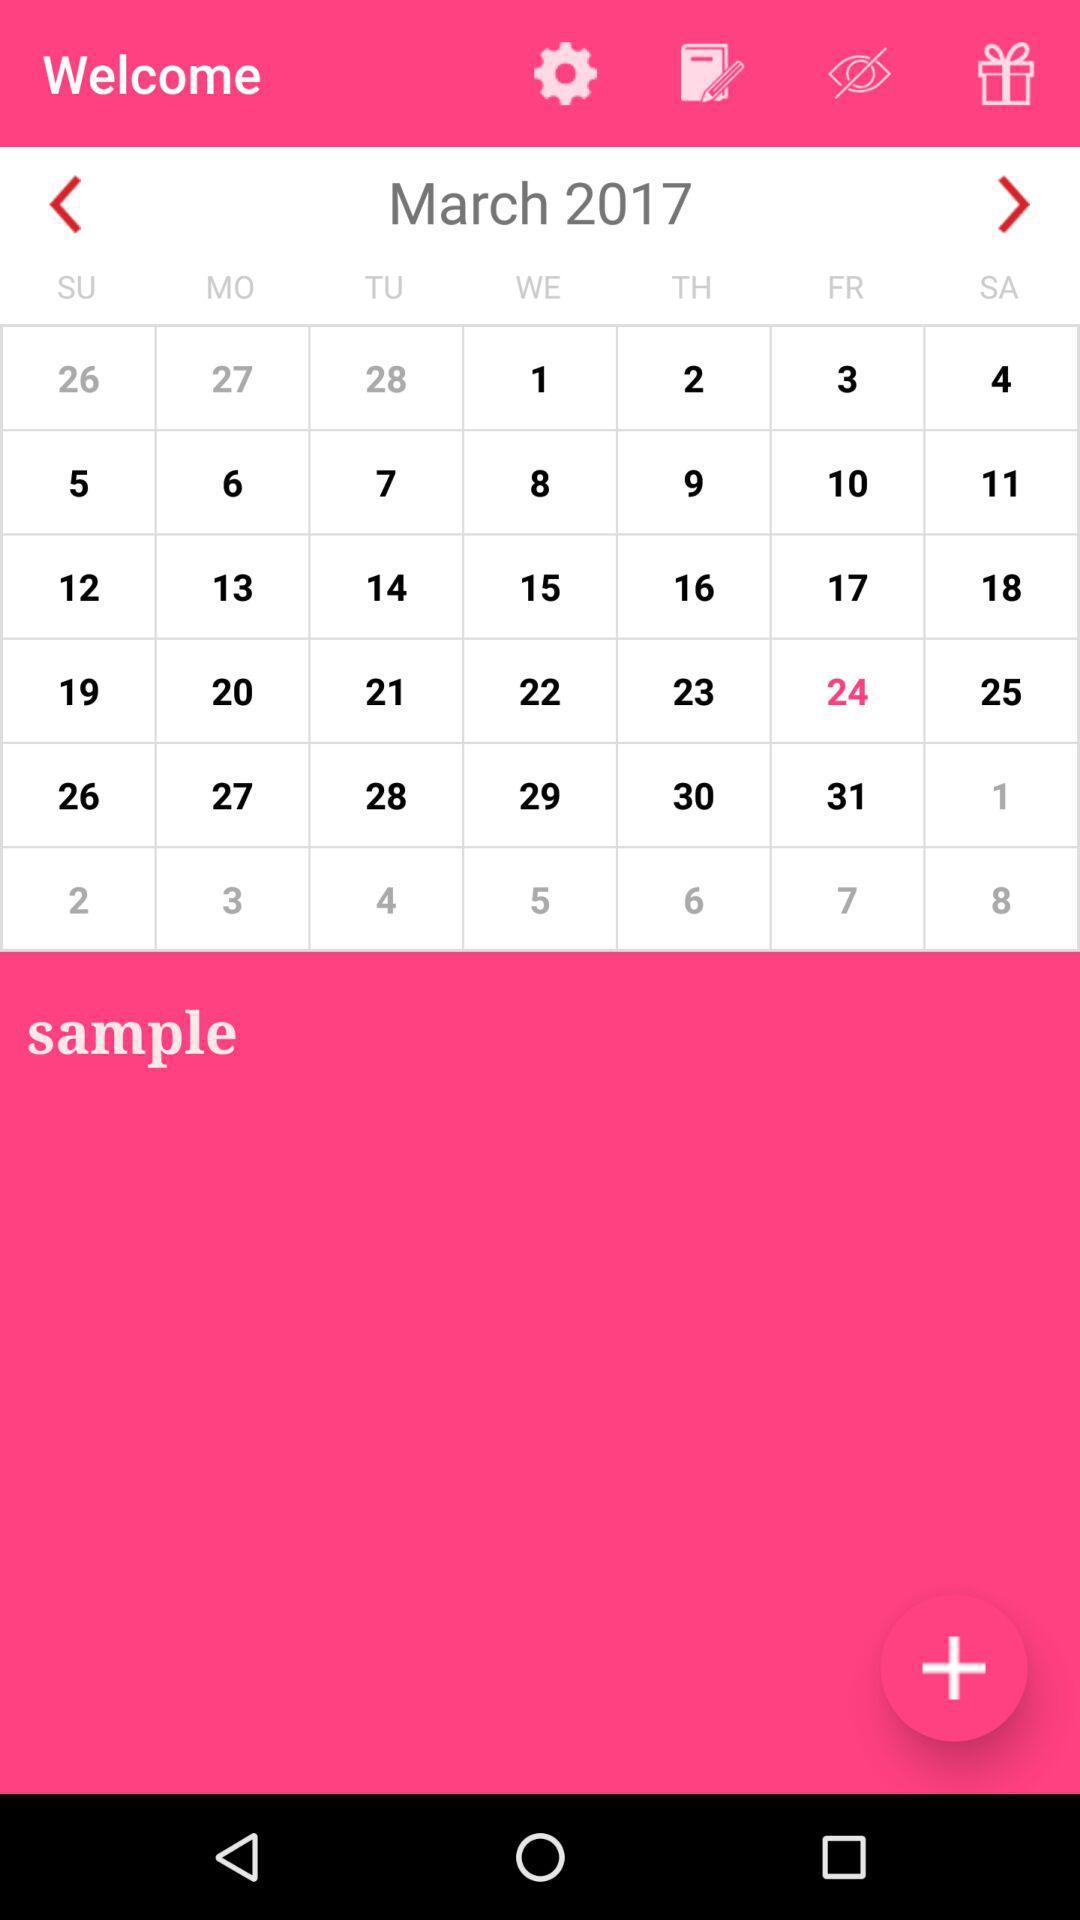  What do you see at coordinates (711, 73) in the screenshot?
I see `to calendar` at bounding box center [711, 73].